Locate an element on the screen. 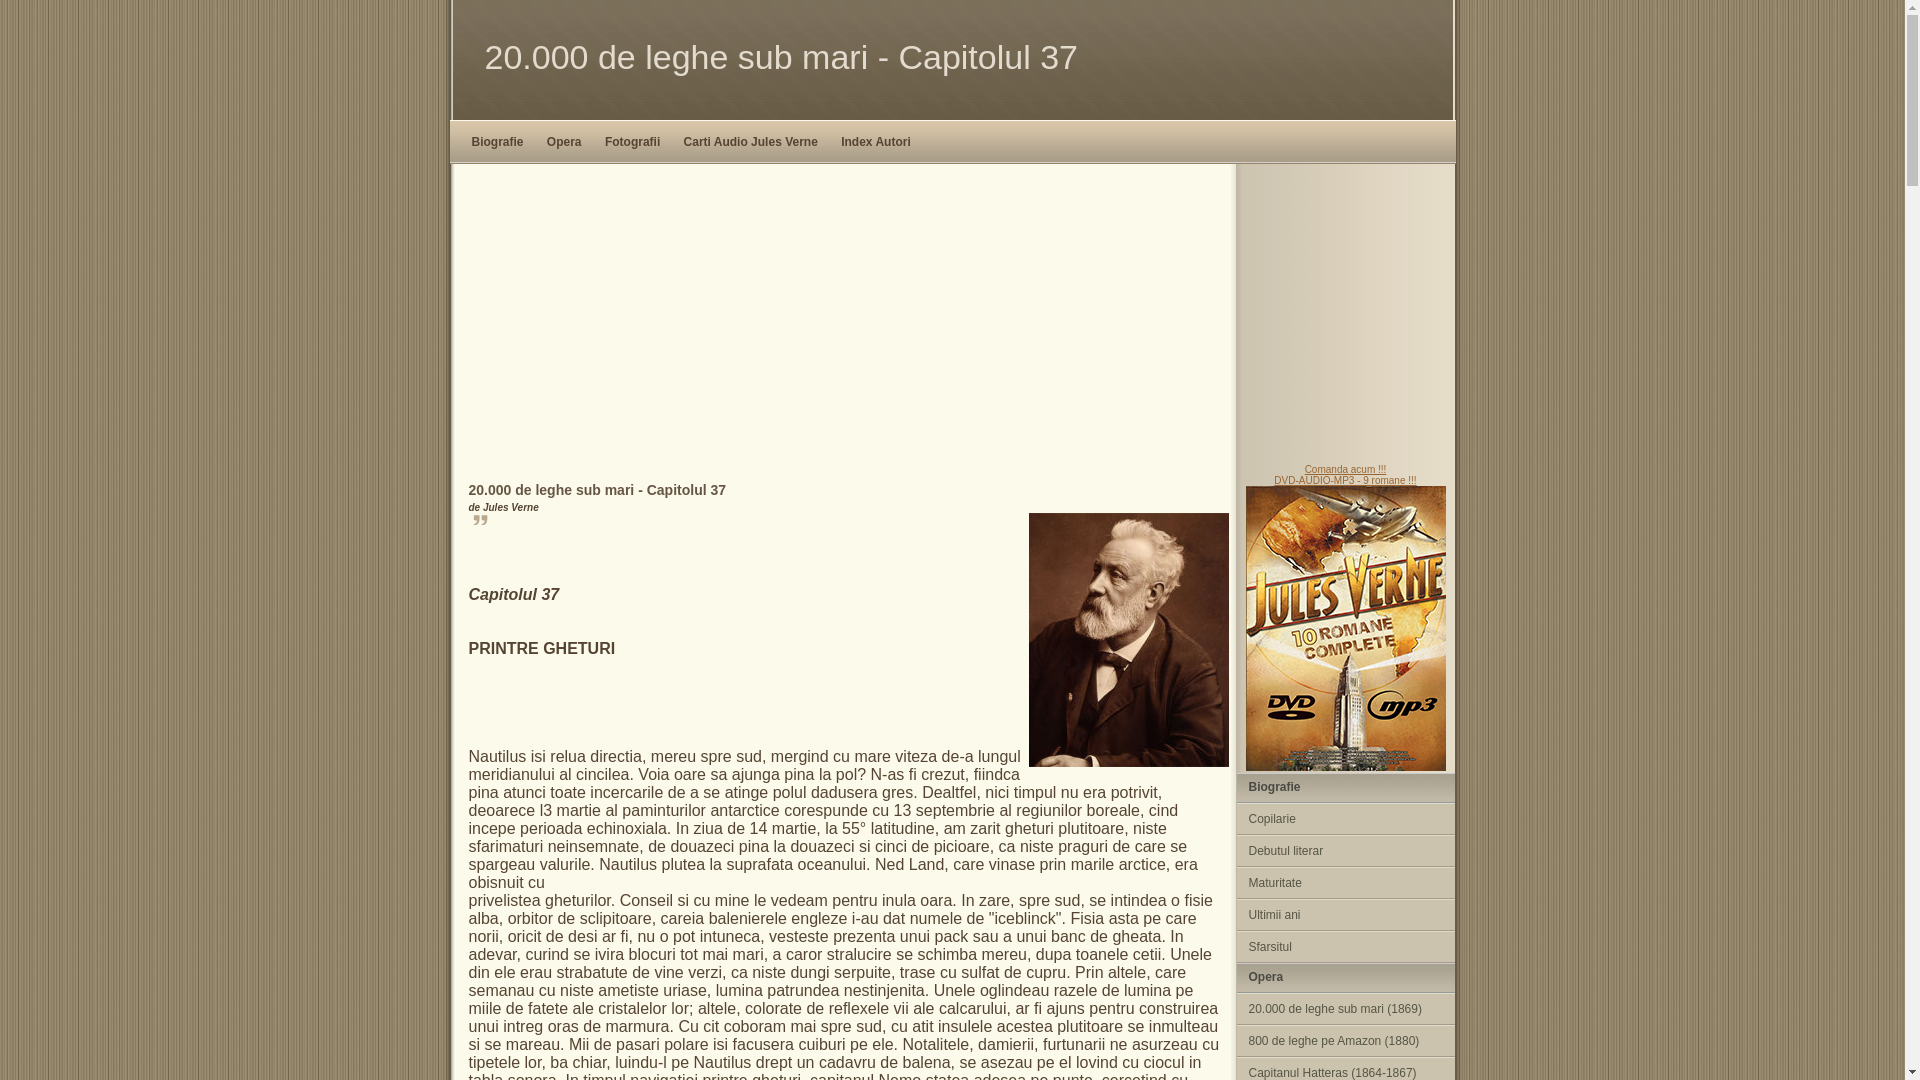 This screenshot has width=1920, height=1080. 'Advertisement' is located at coordinates (950, 313).